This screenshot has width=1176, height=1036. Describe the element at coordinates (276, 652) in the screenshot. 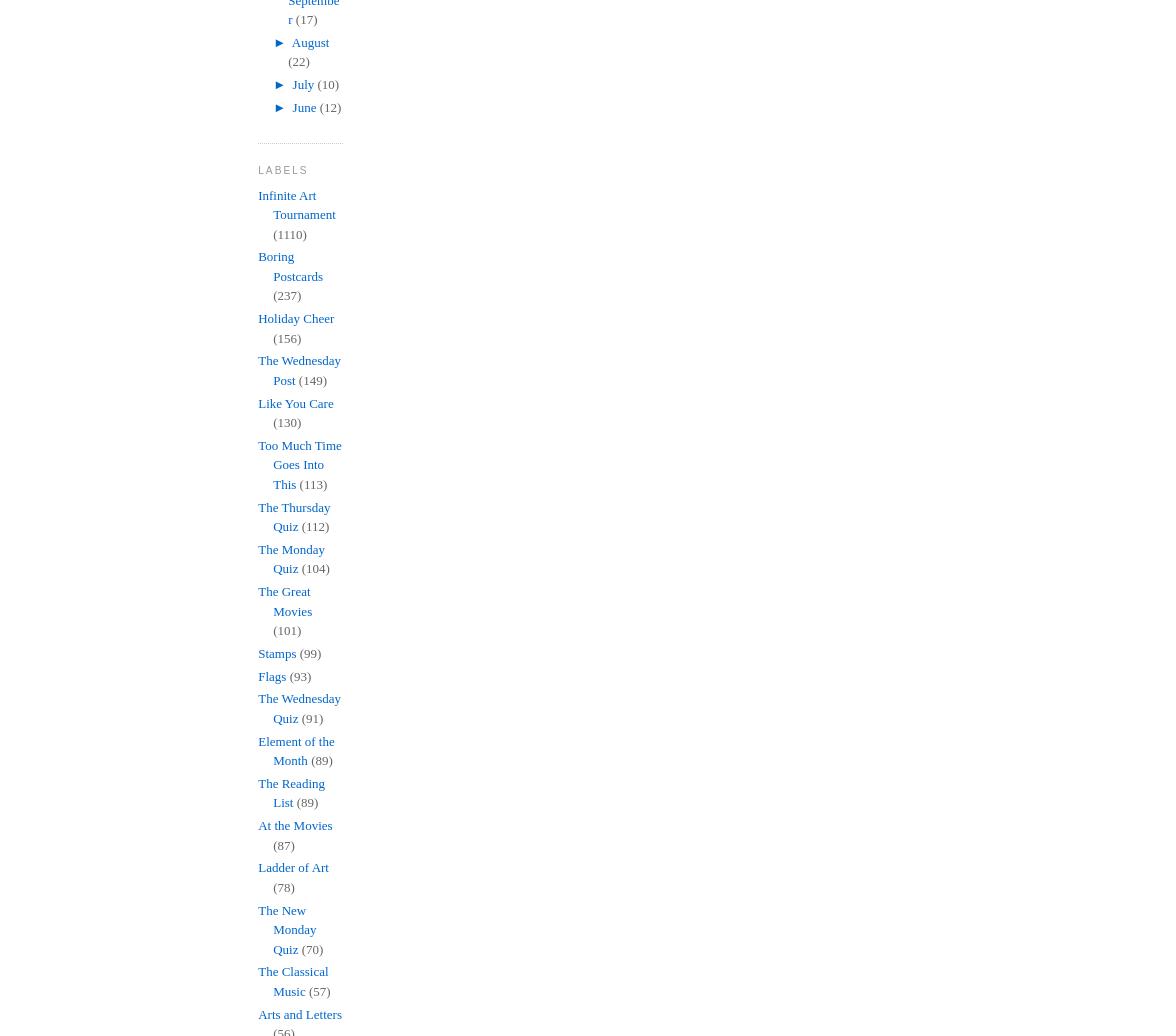

I see `'Stamps'` at that location.